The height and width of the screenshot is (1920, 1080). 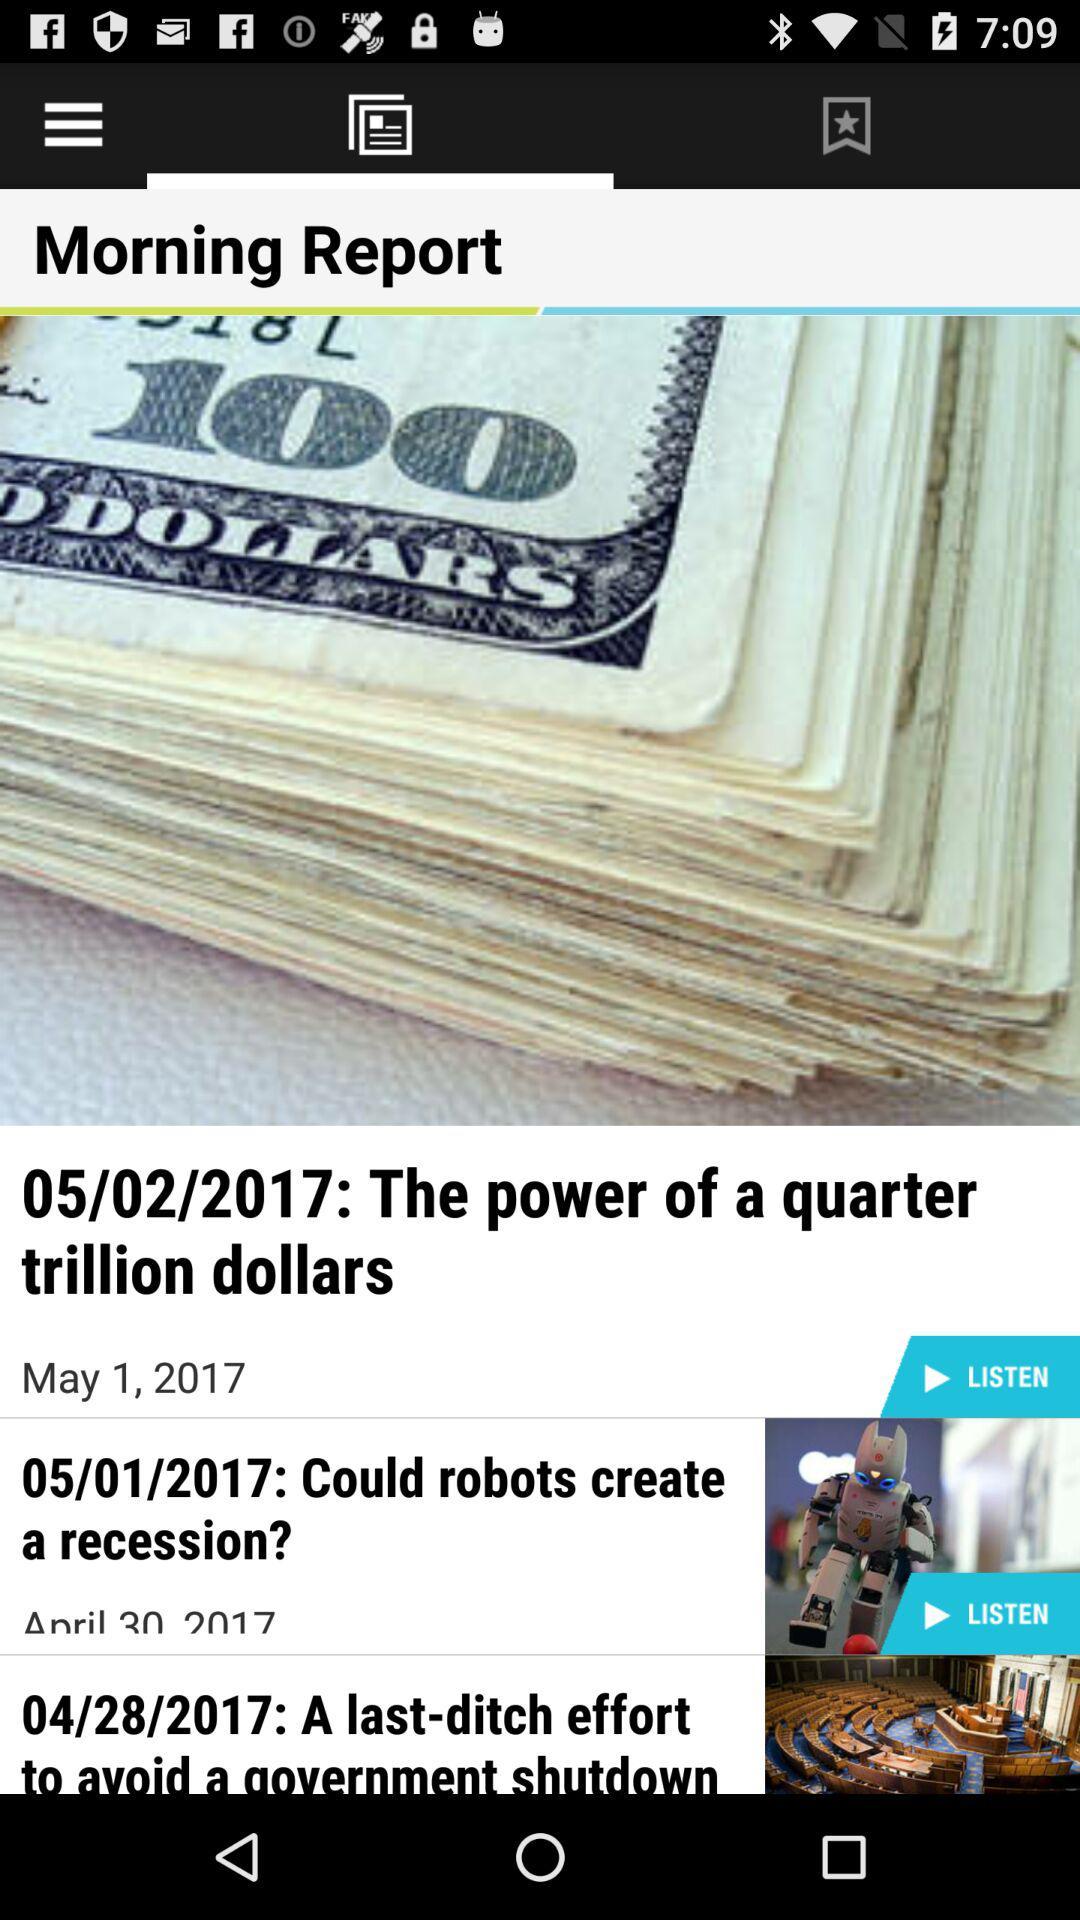 I want to click on the more icon, so click(x=846, y=133).